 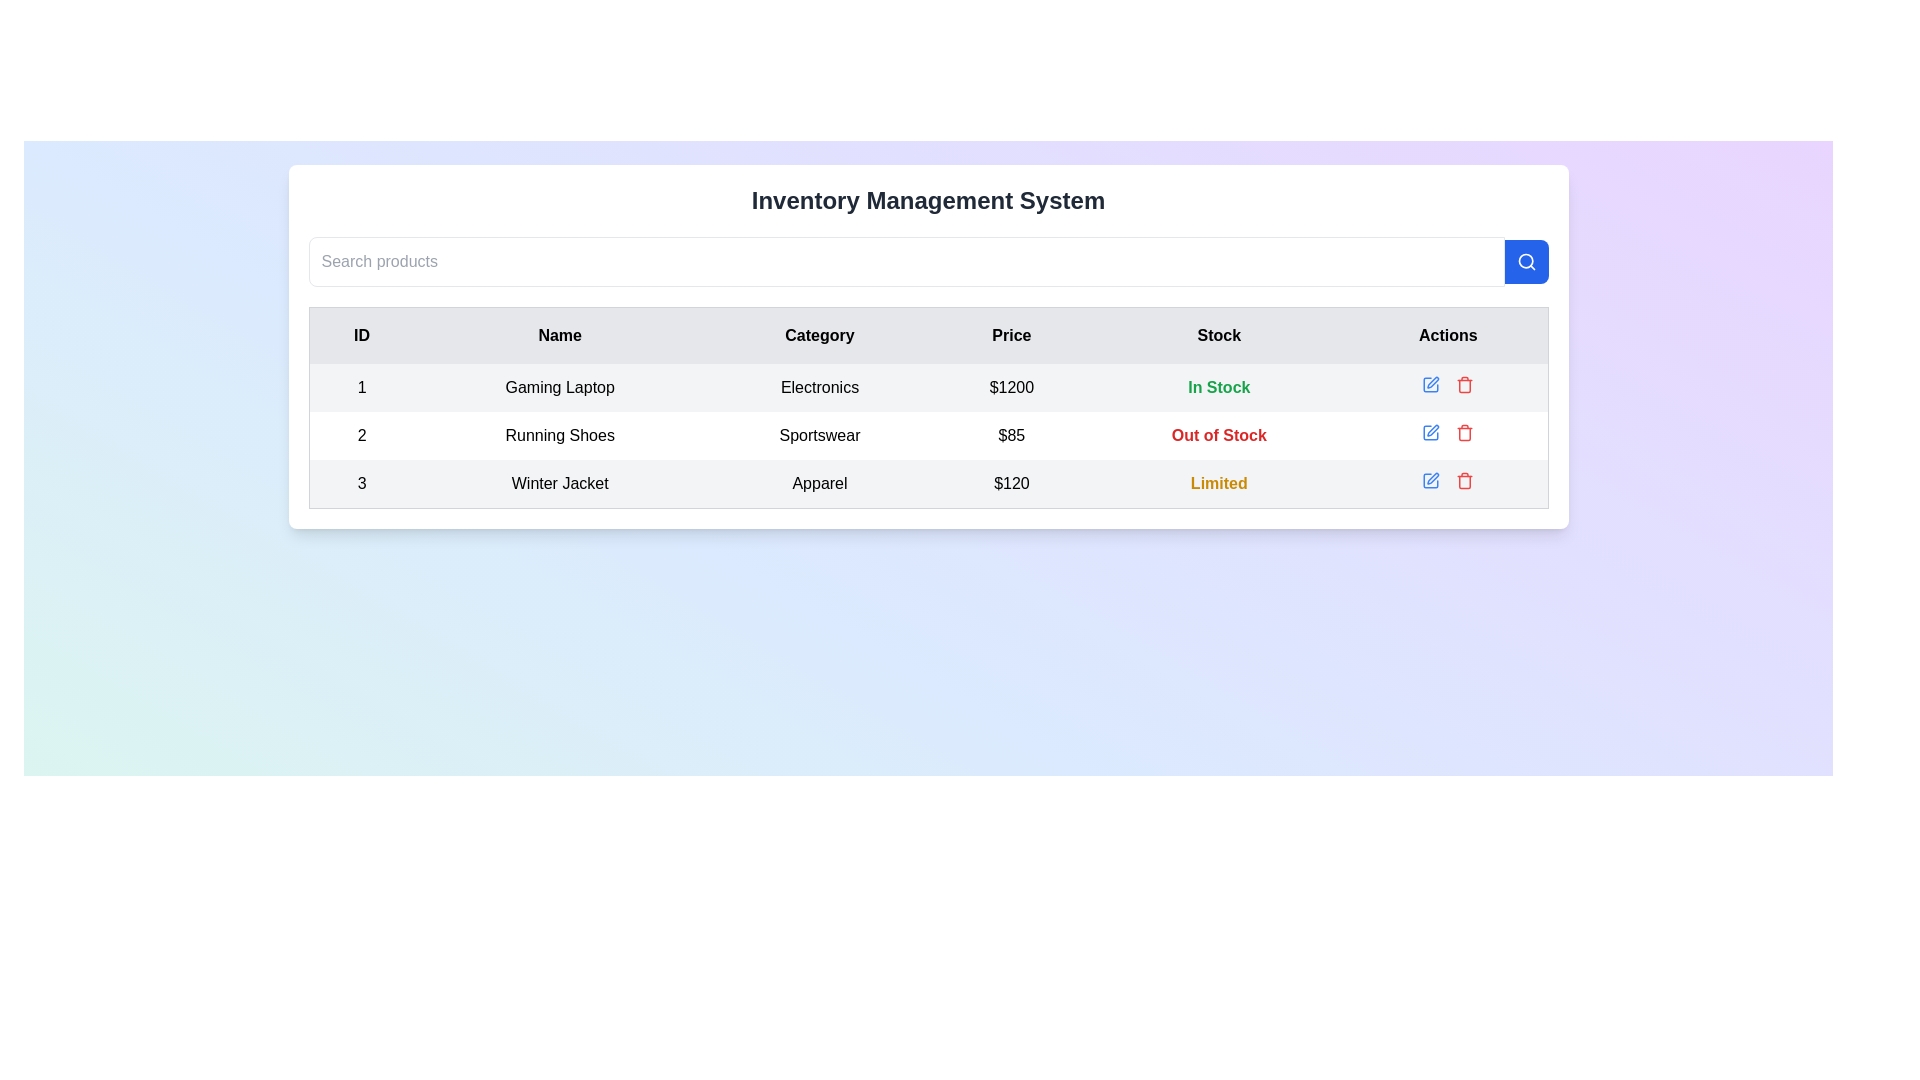 What do you see at coordinates (1525, 261) in the screenshot?
I see `the search button located at the far right of the horizontal input row` at bounding box center [1525, 261].